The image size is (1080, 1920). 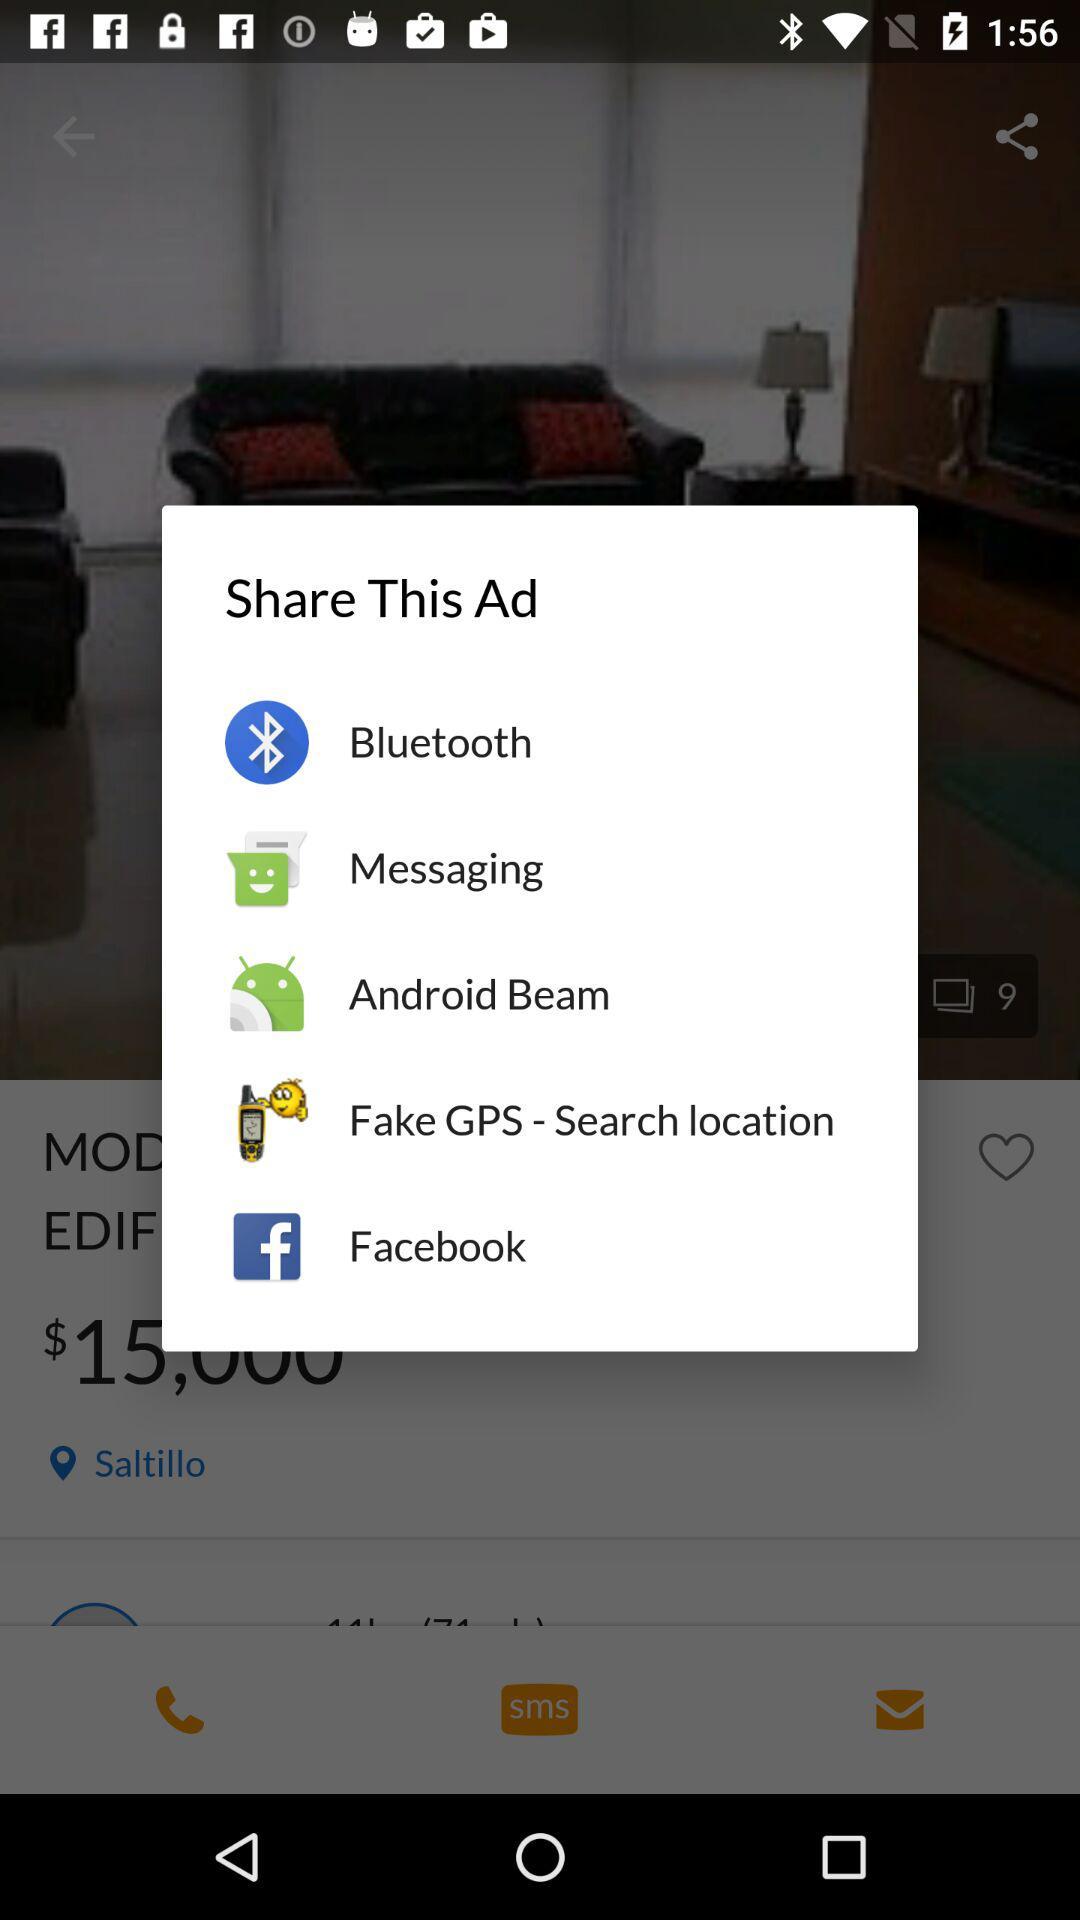 I want to click on the item below bluetooth item, so click(x=600, y=868).